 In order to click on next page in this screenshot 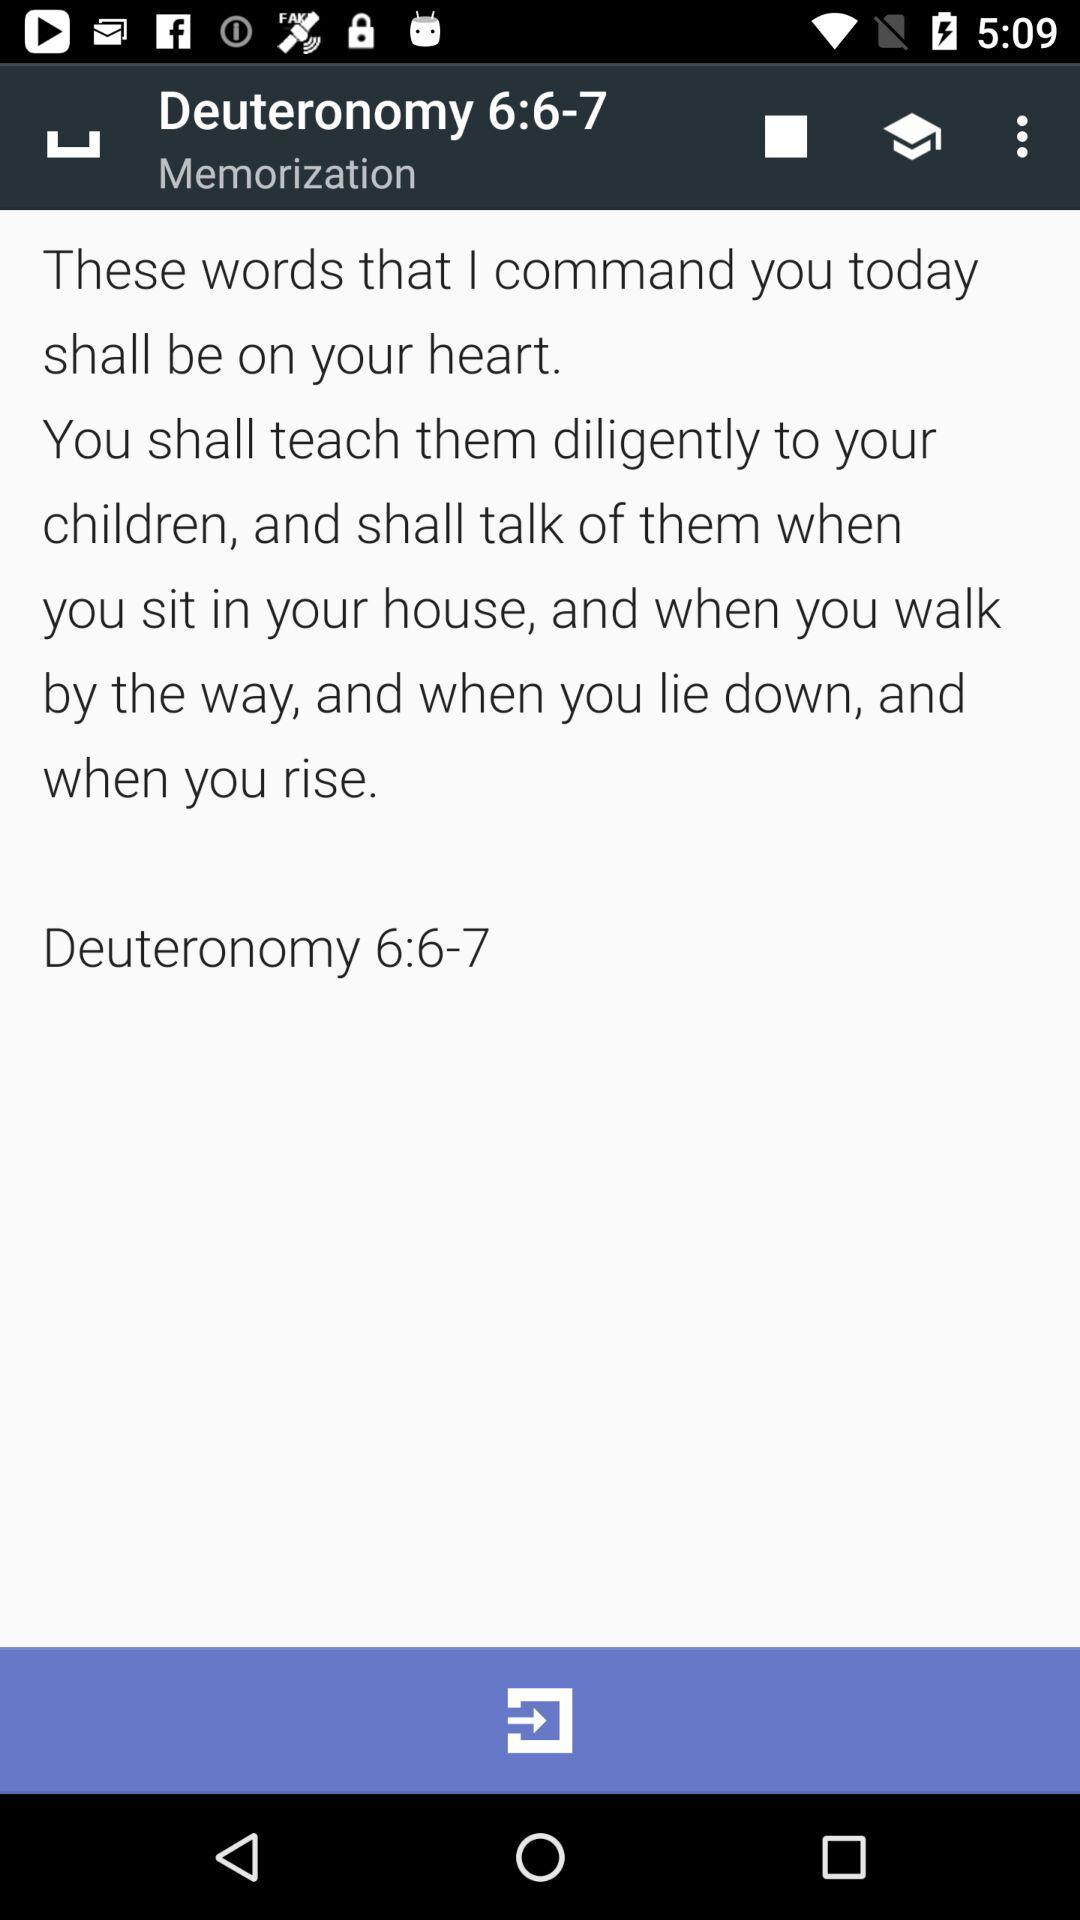, I will do `click(540, 1719)`.